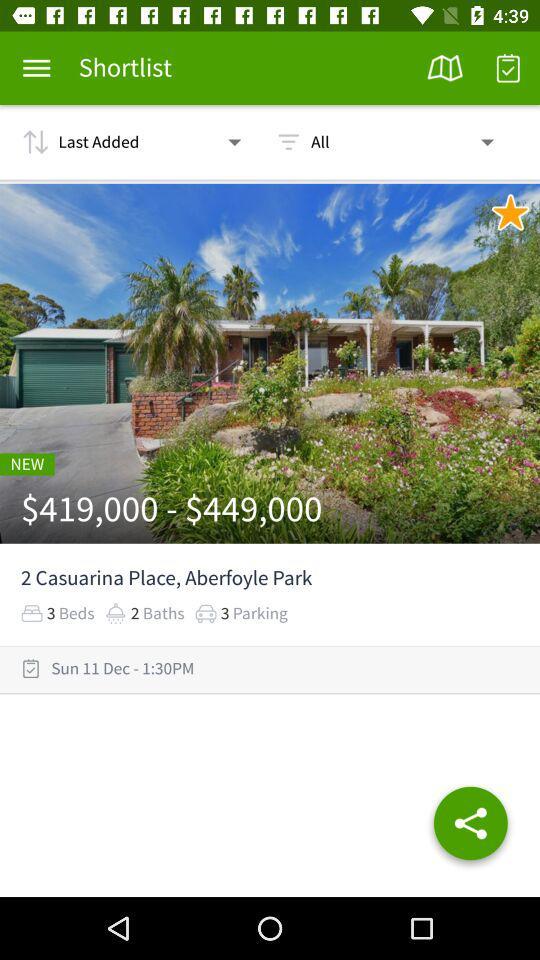 This screenshot has width=540, height=960. What do you see at coordinates (511, 212) in the screenshot?
I see `the star symbol` at bounding box center [511, 212].